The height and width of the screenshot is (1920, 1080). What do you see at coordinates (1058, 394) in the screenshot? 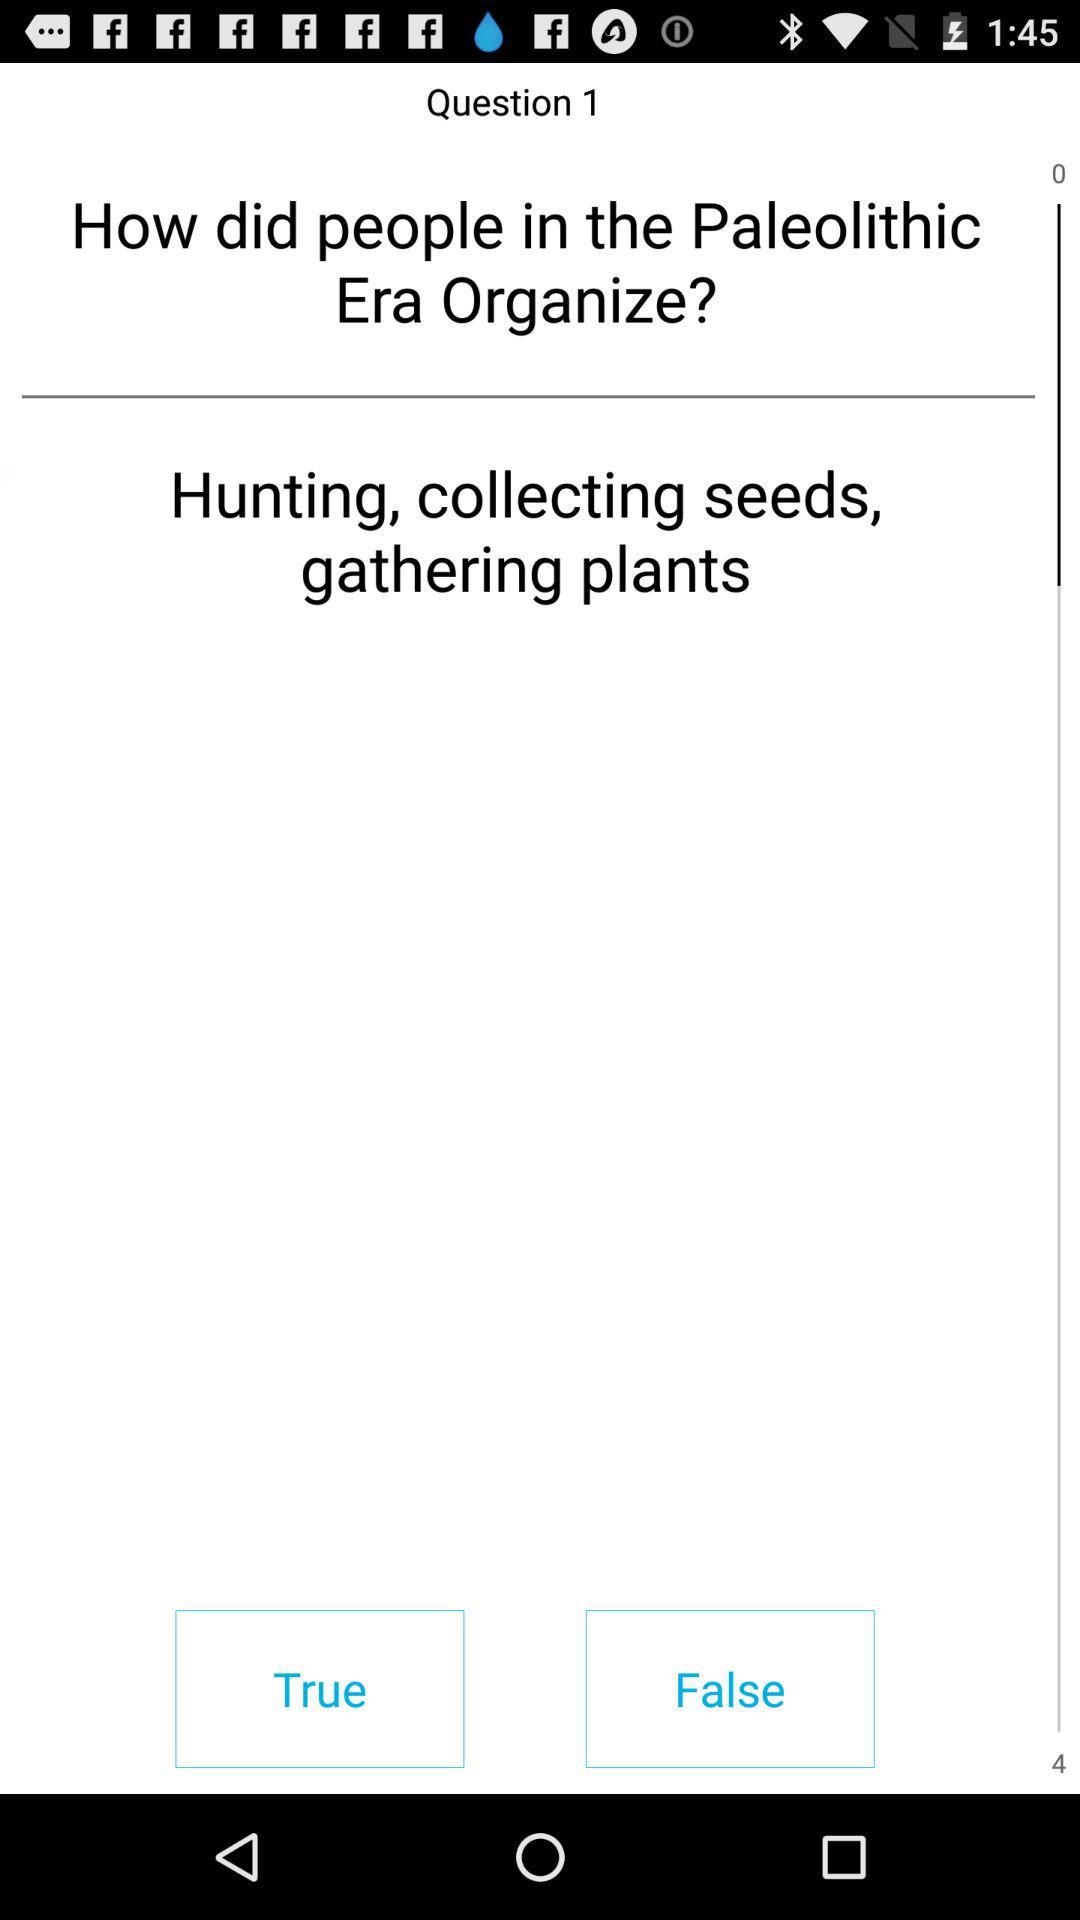
I see `icon below the 0 item` at bounding box center [1058, 394].